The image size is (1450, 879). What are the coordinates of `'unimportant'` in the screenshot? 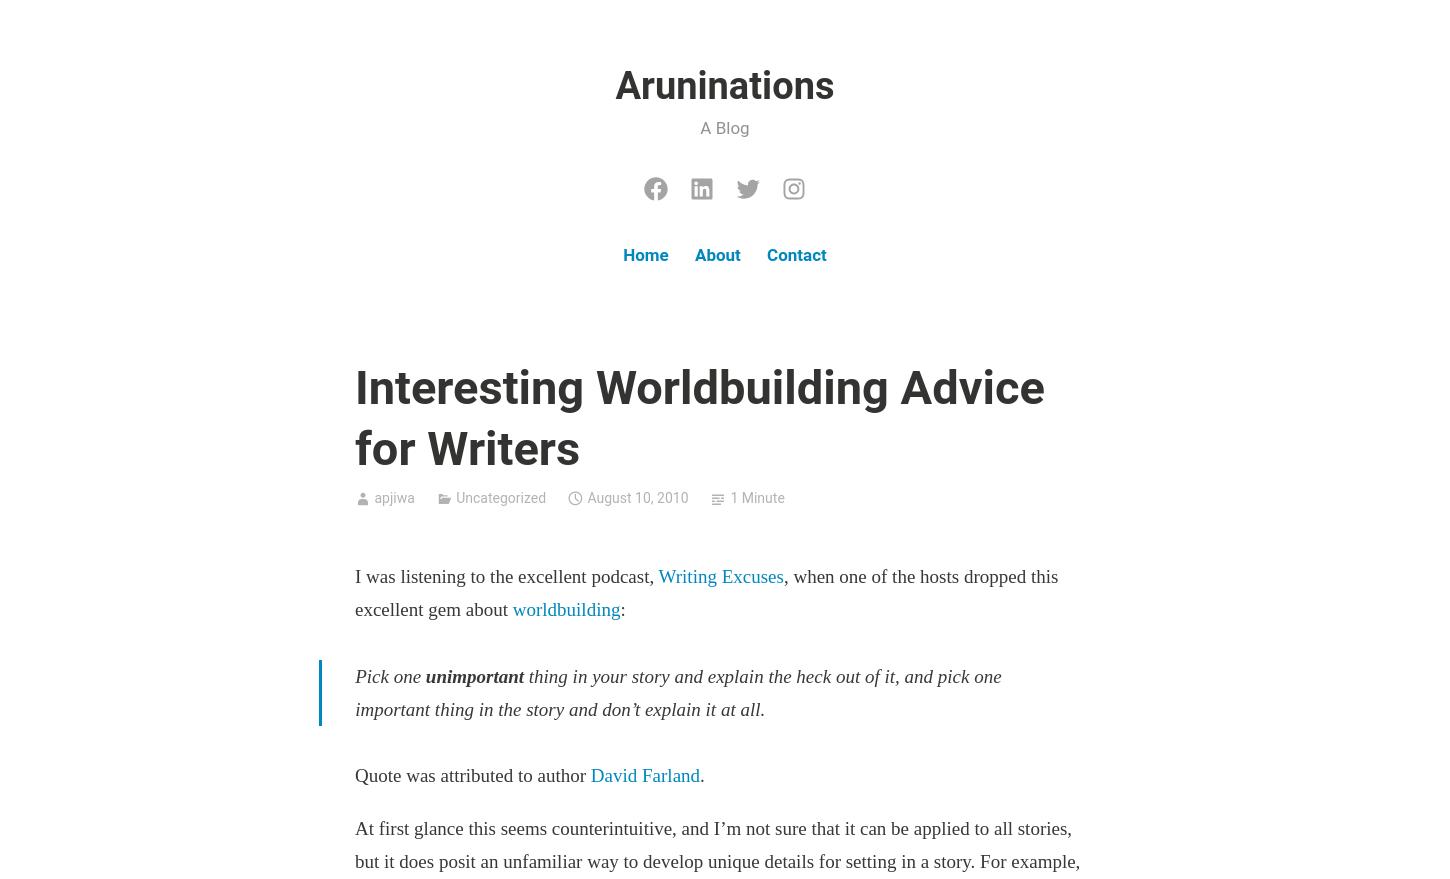 It's located at (473, 674).